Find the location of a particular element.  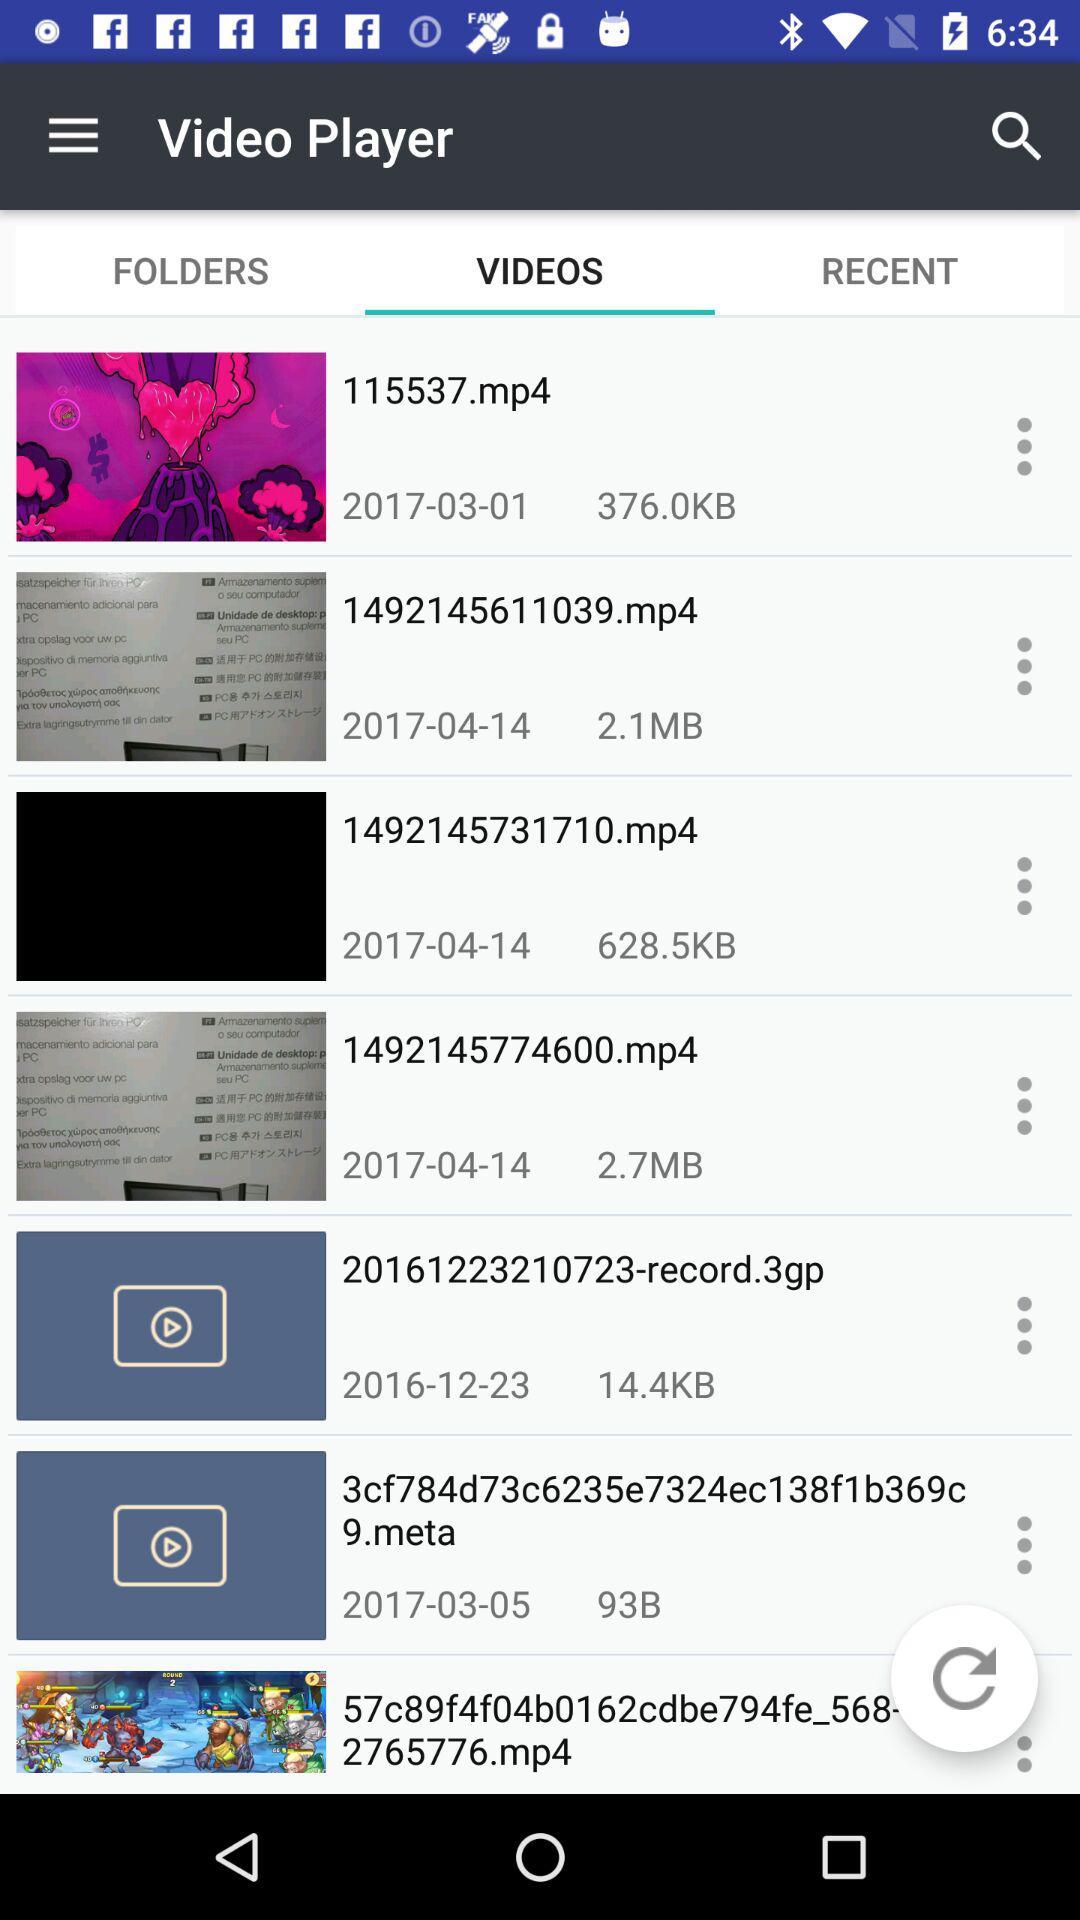

the refresh icon is located at coordinates (963, 1678).